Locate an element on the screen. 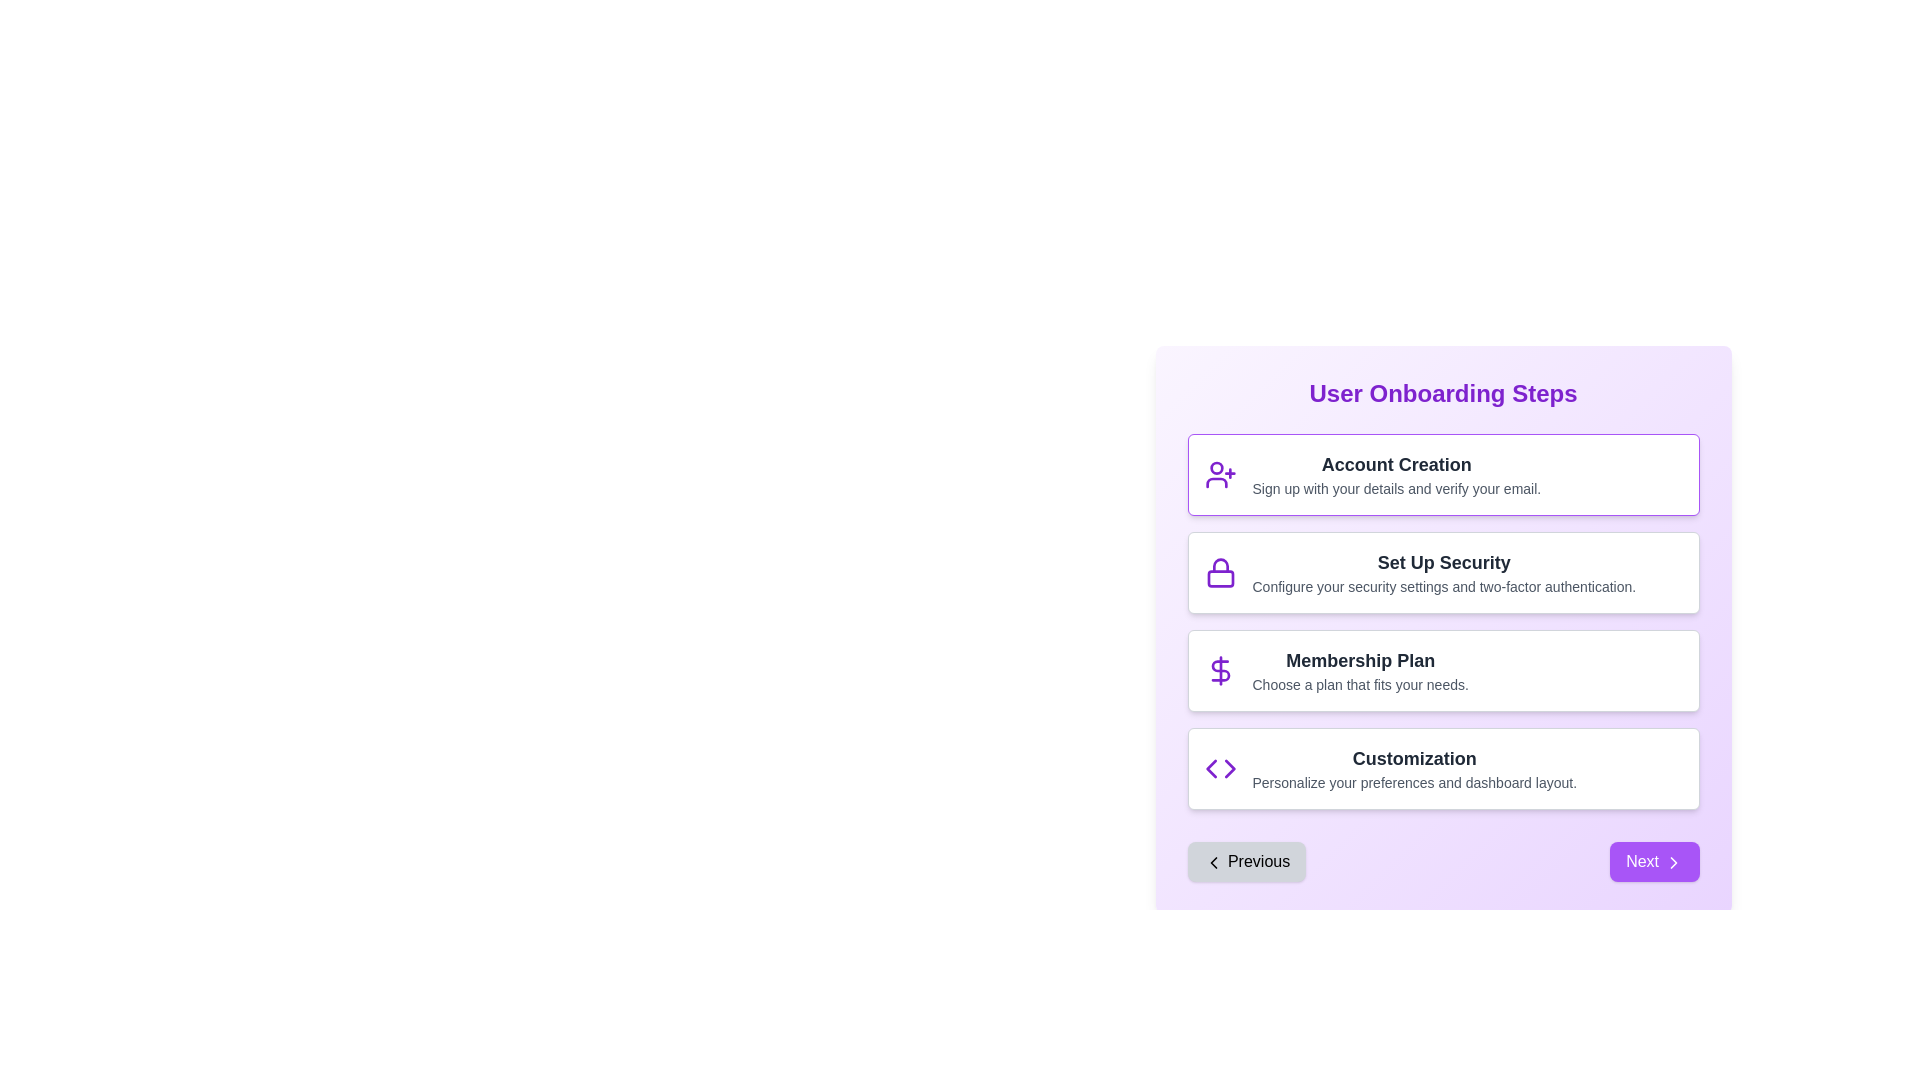 The height and width of the screenshot is (1080, 1920). the 'Account Creation' Section Header, which is the topmost entry in the User Onboarding Steps list is located at coordinates (1395, 474).